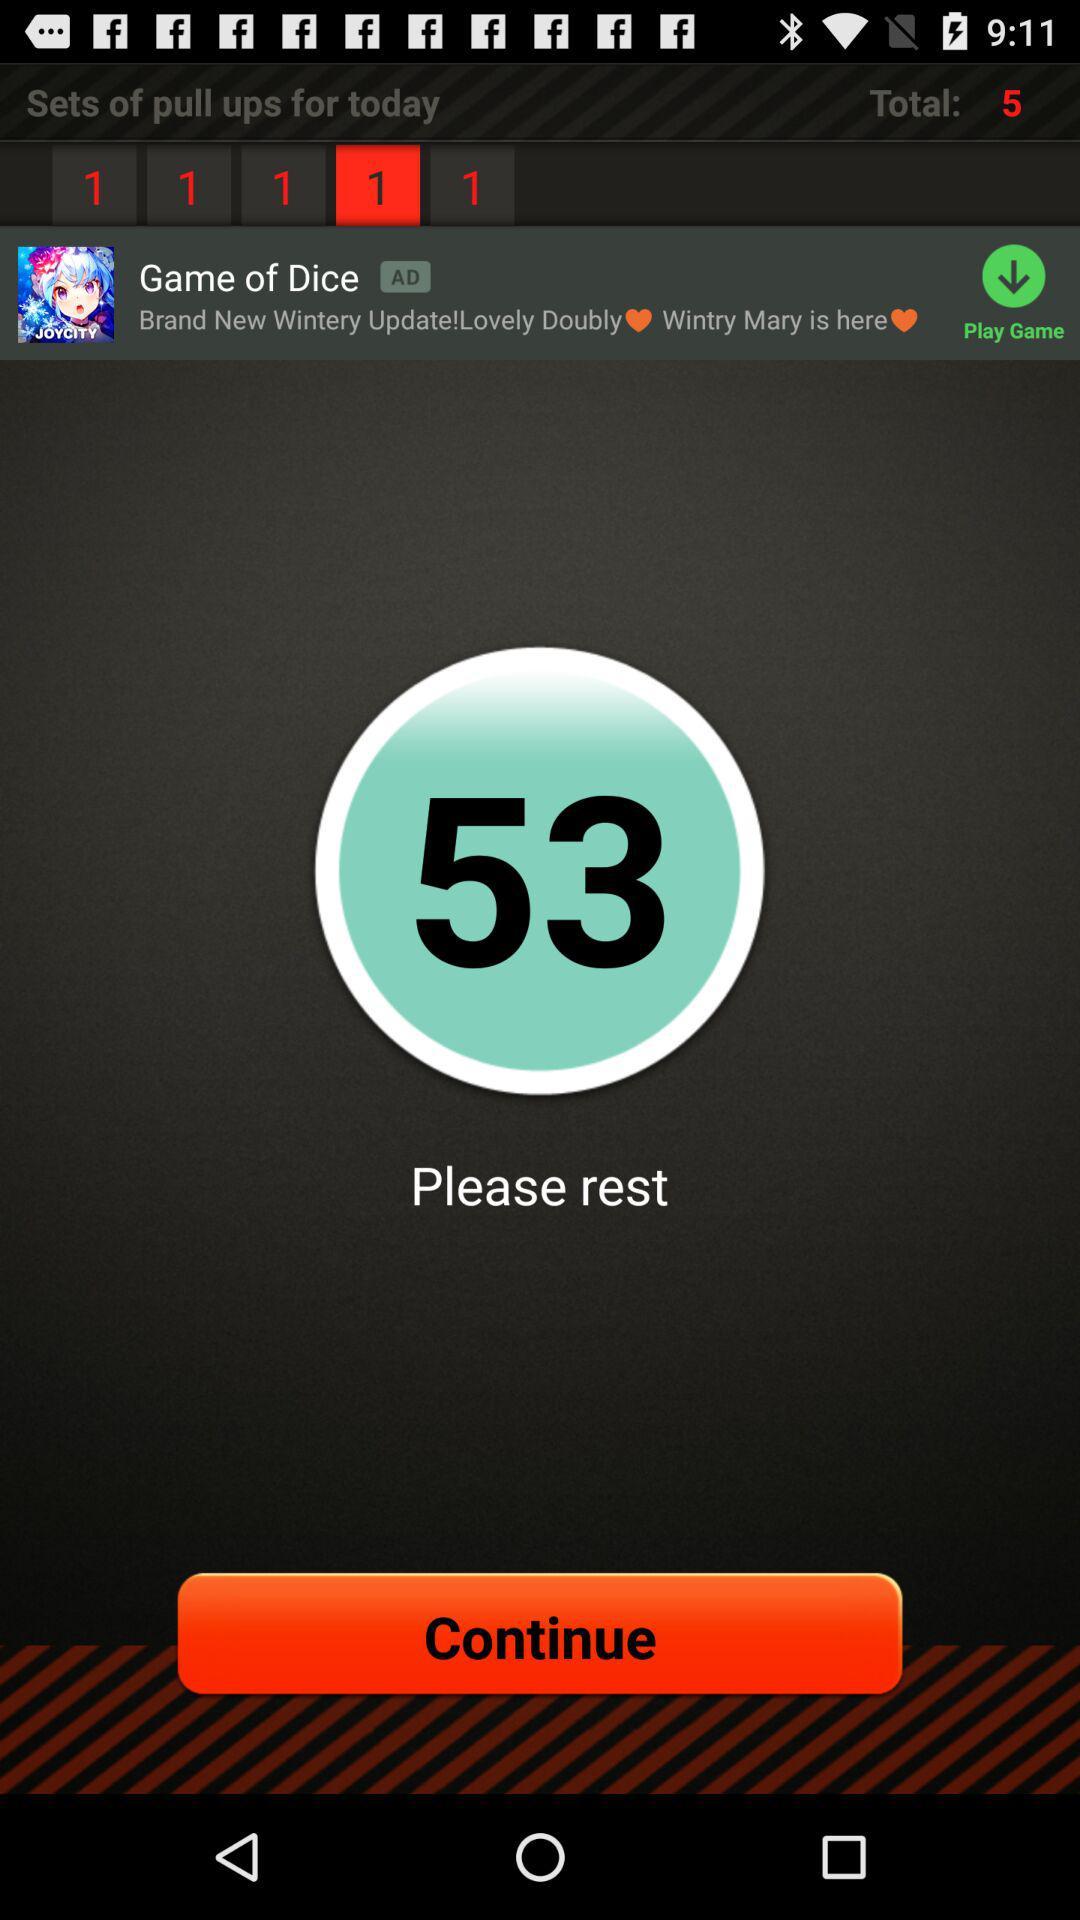 The width and height of the screenshot is (1080, 1920). I want to click on the app next to the play game app, so click(284, 275).